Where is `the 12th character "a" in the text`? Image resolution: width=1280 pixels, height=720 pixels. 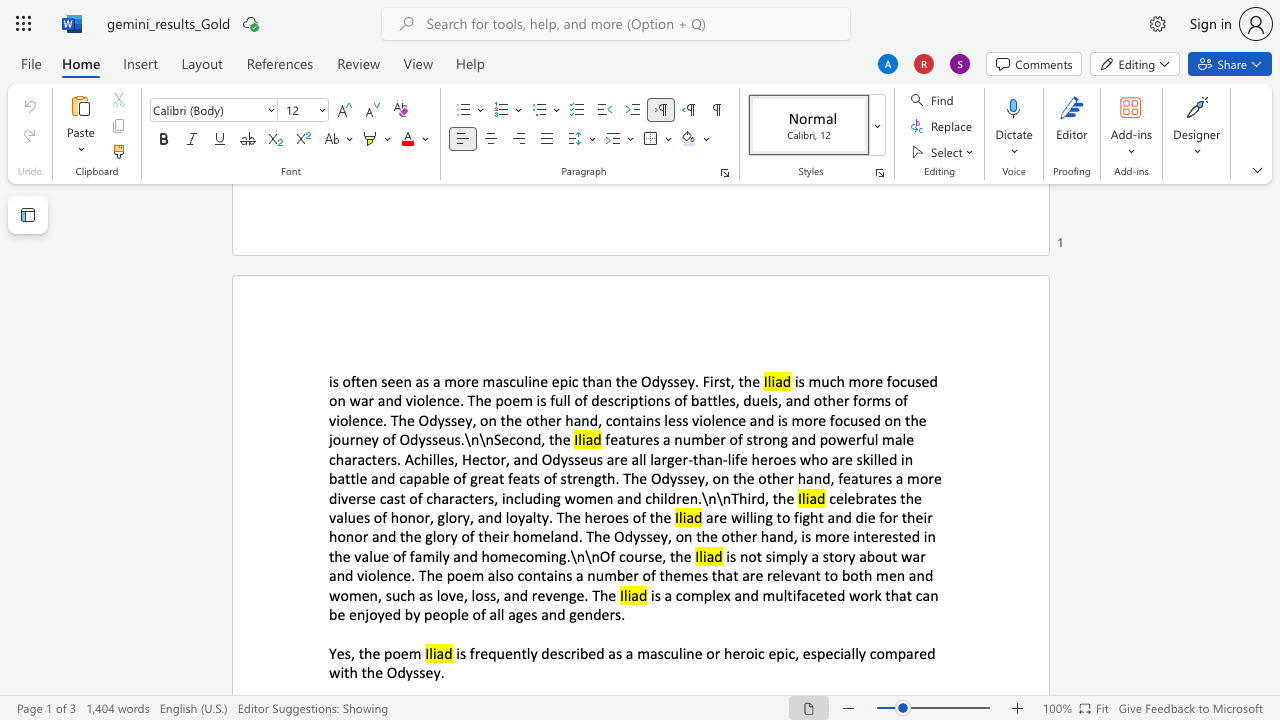 the 12th character "a" in the text is located at coordinates (835, 459).